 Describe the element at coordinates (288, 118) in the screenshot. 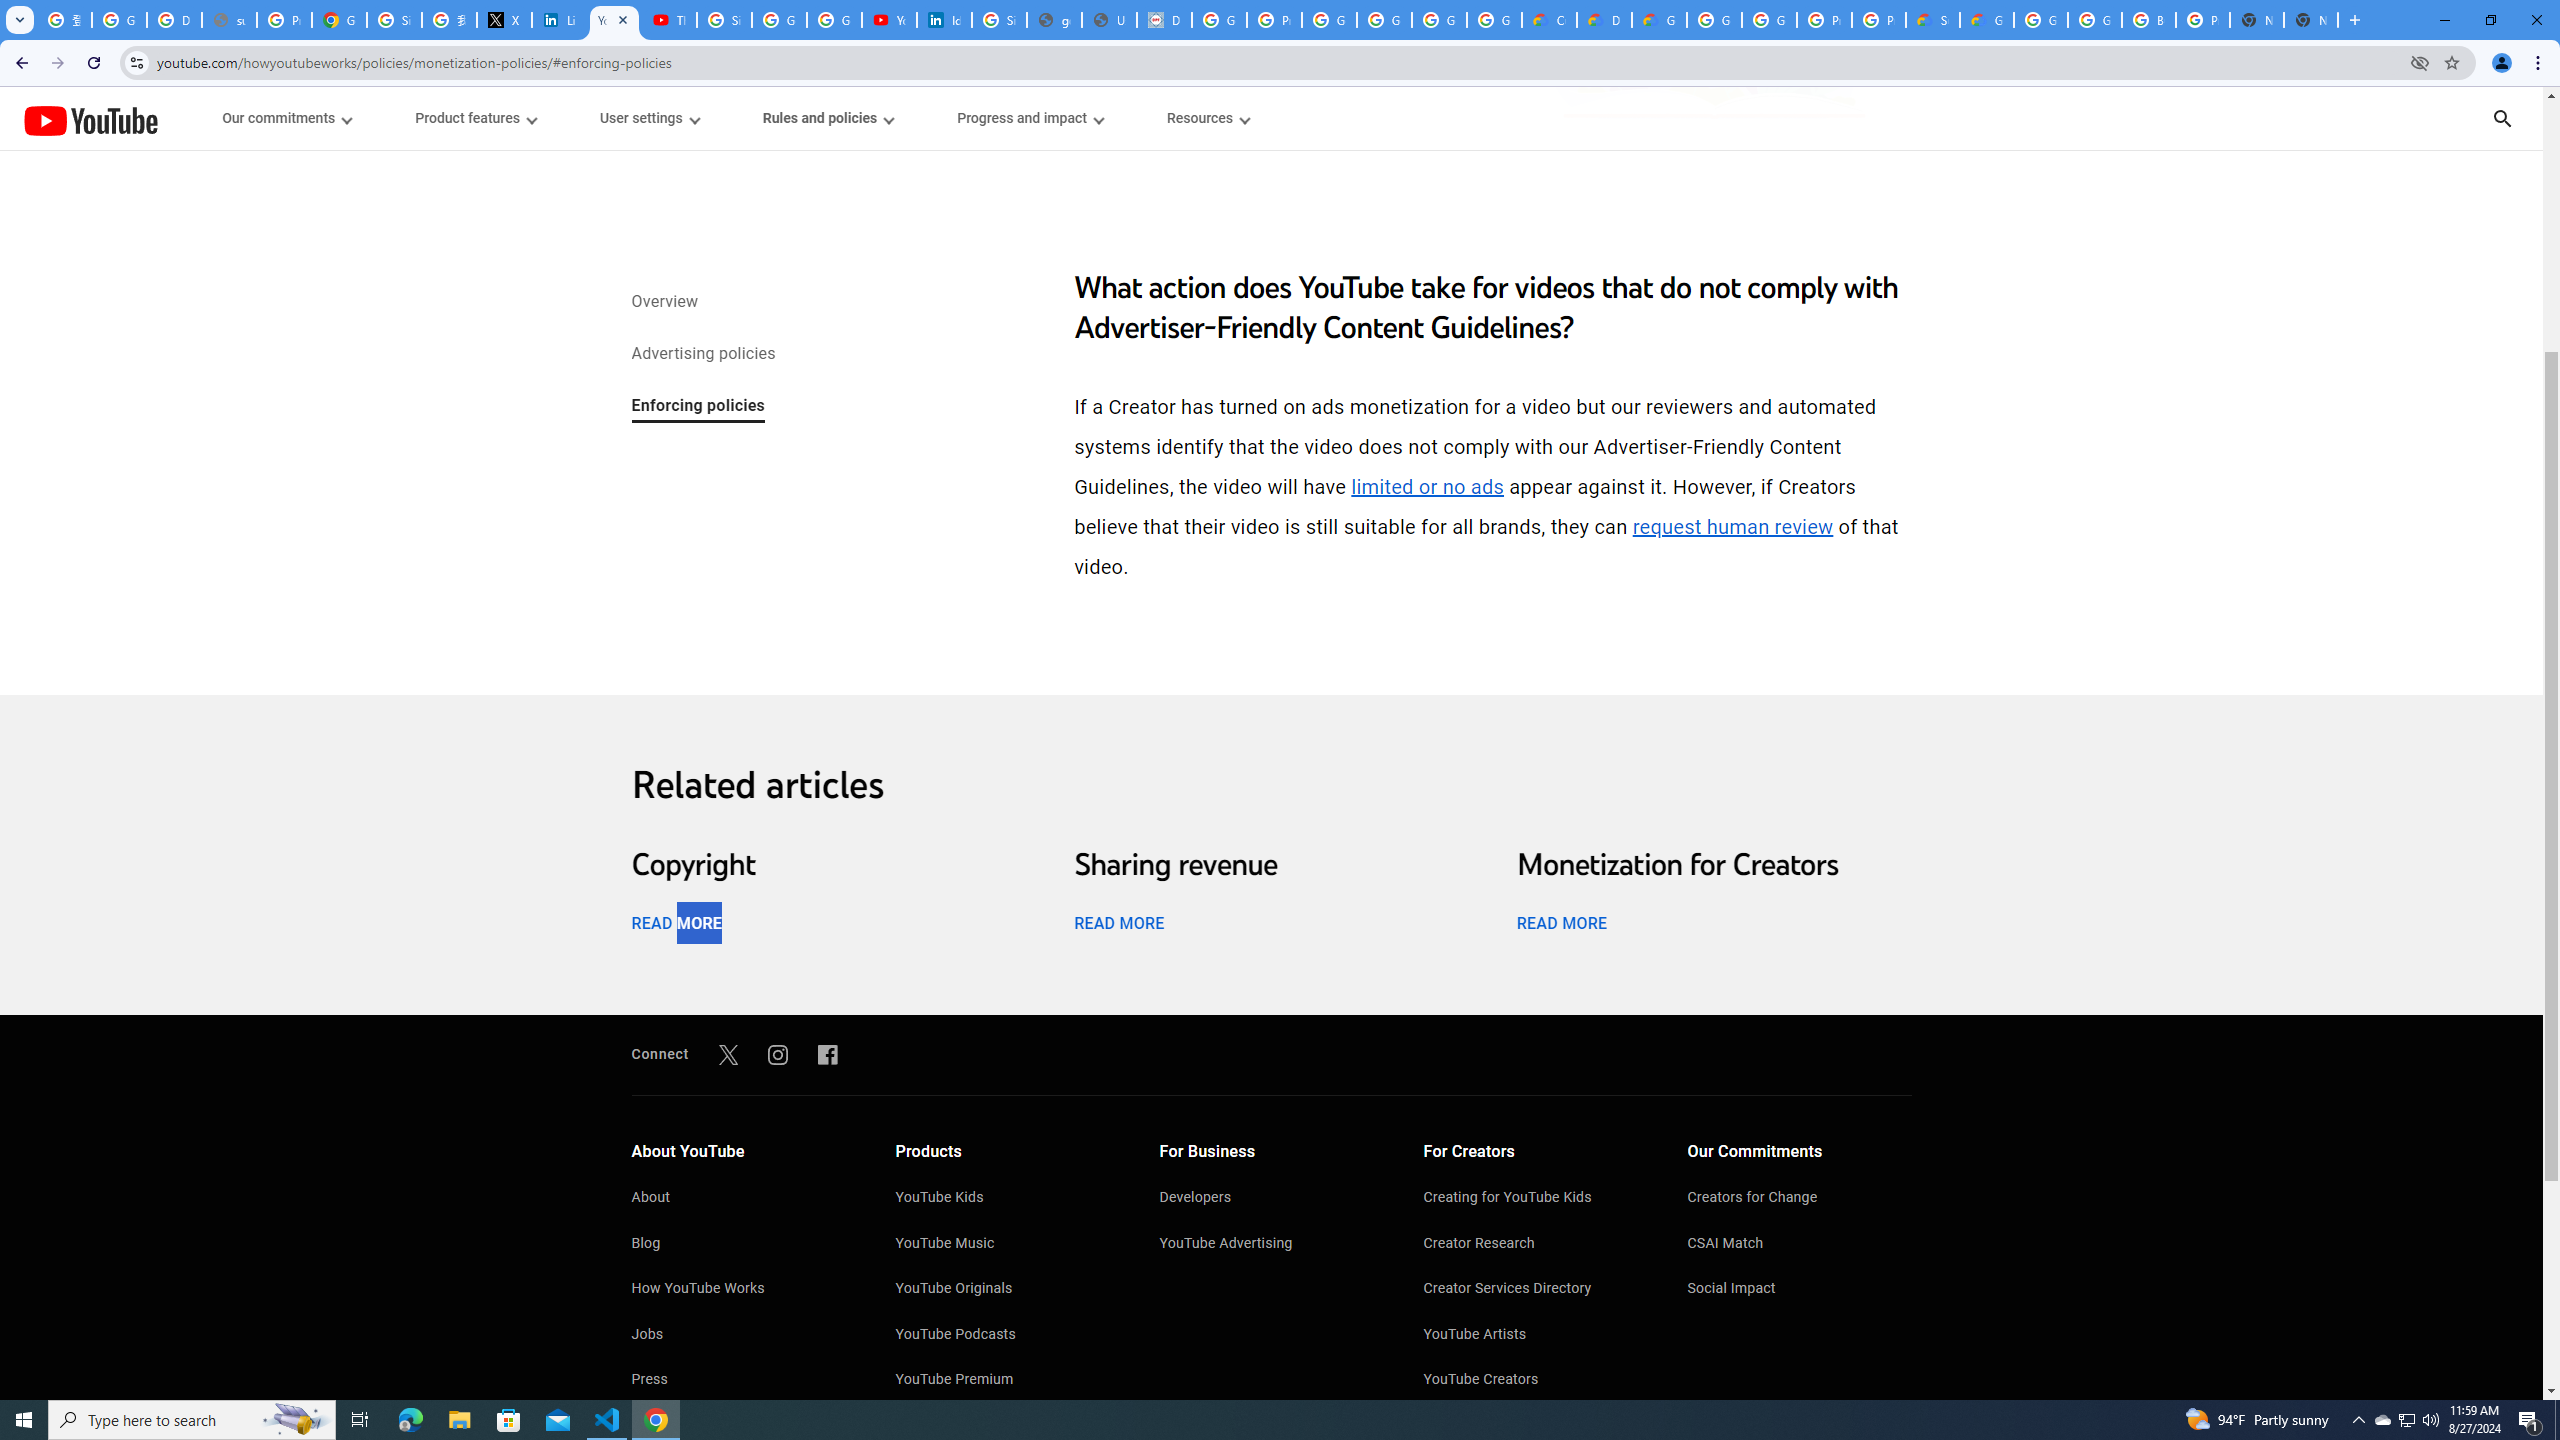

I see `'Our commitments menupopup'` at that location.